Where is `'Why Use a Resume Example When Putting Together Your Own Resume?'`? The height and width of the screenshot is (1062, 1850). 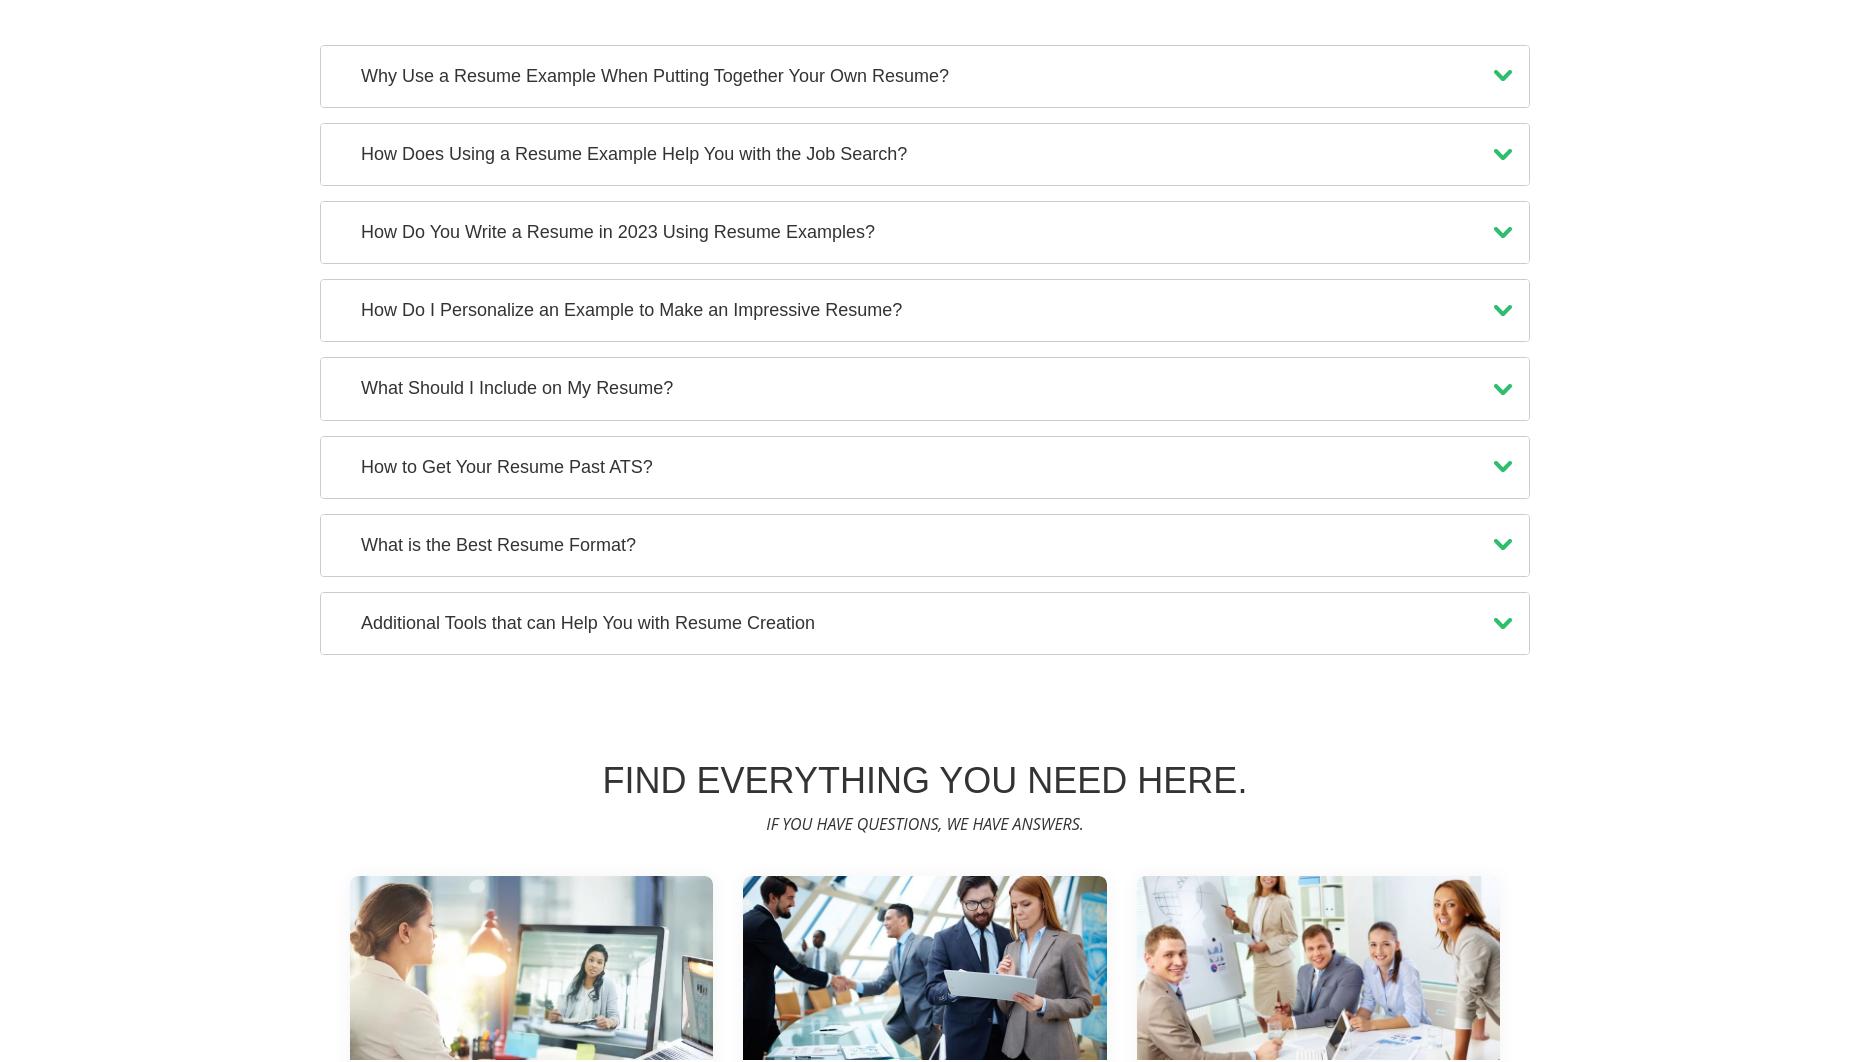
'Why Use a Resume Example When Putting Together Your Own Resume?' is located at coordinates (654, 74).